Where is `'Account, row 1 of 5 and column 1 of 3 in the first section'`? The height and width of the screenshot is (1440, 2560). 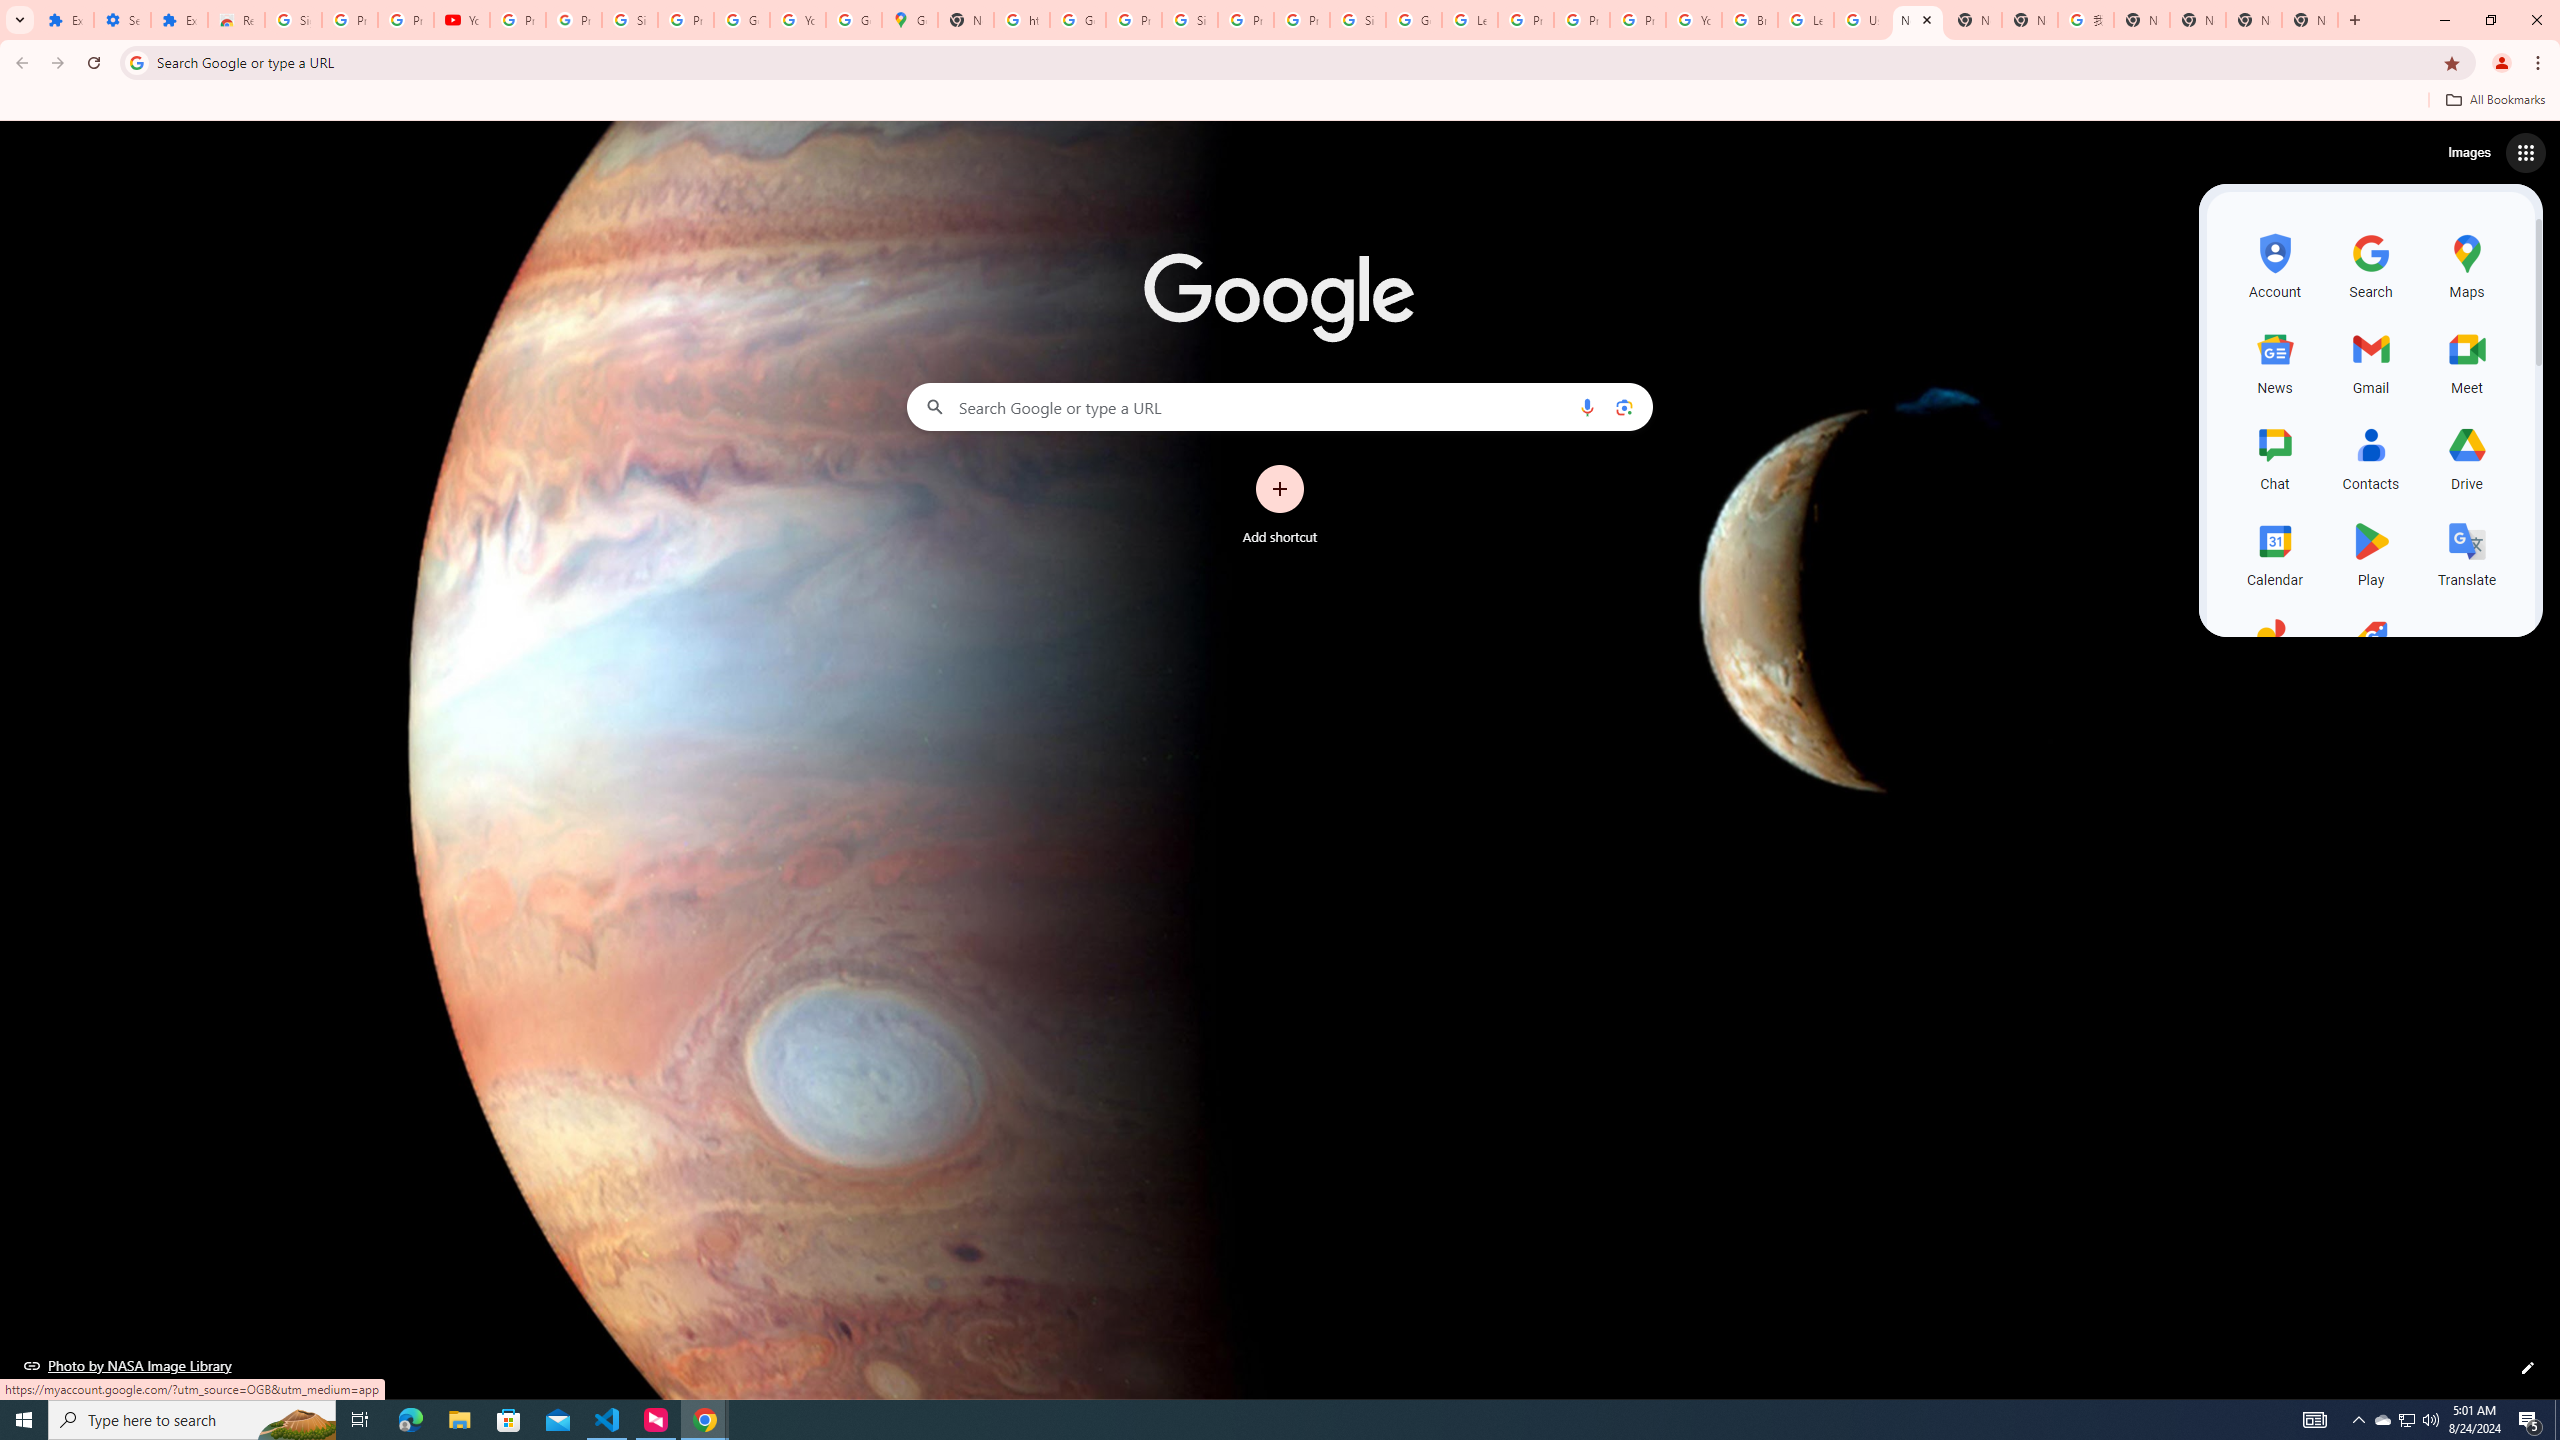
'Account, row 1 of 5 and column 1 of 3 in the first section' is located at coordinates (2274, 263).